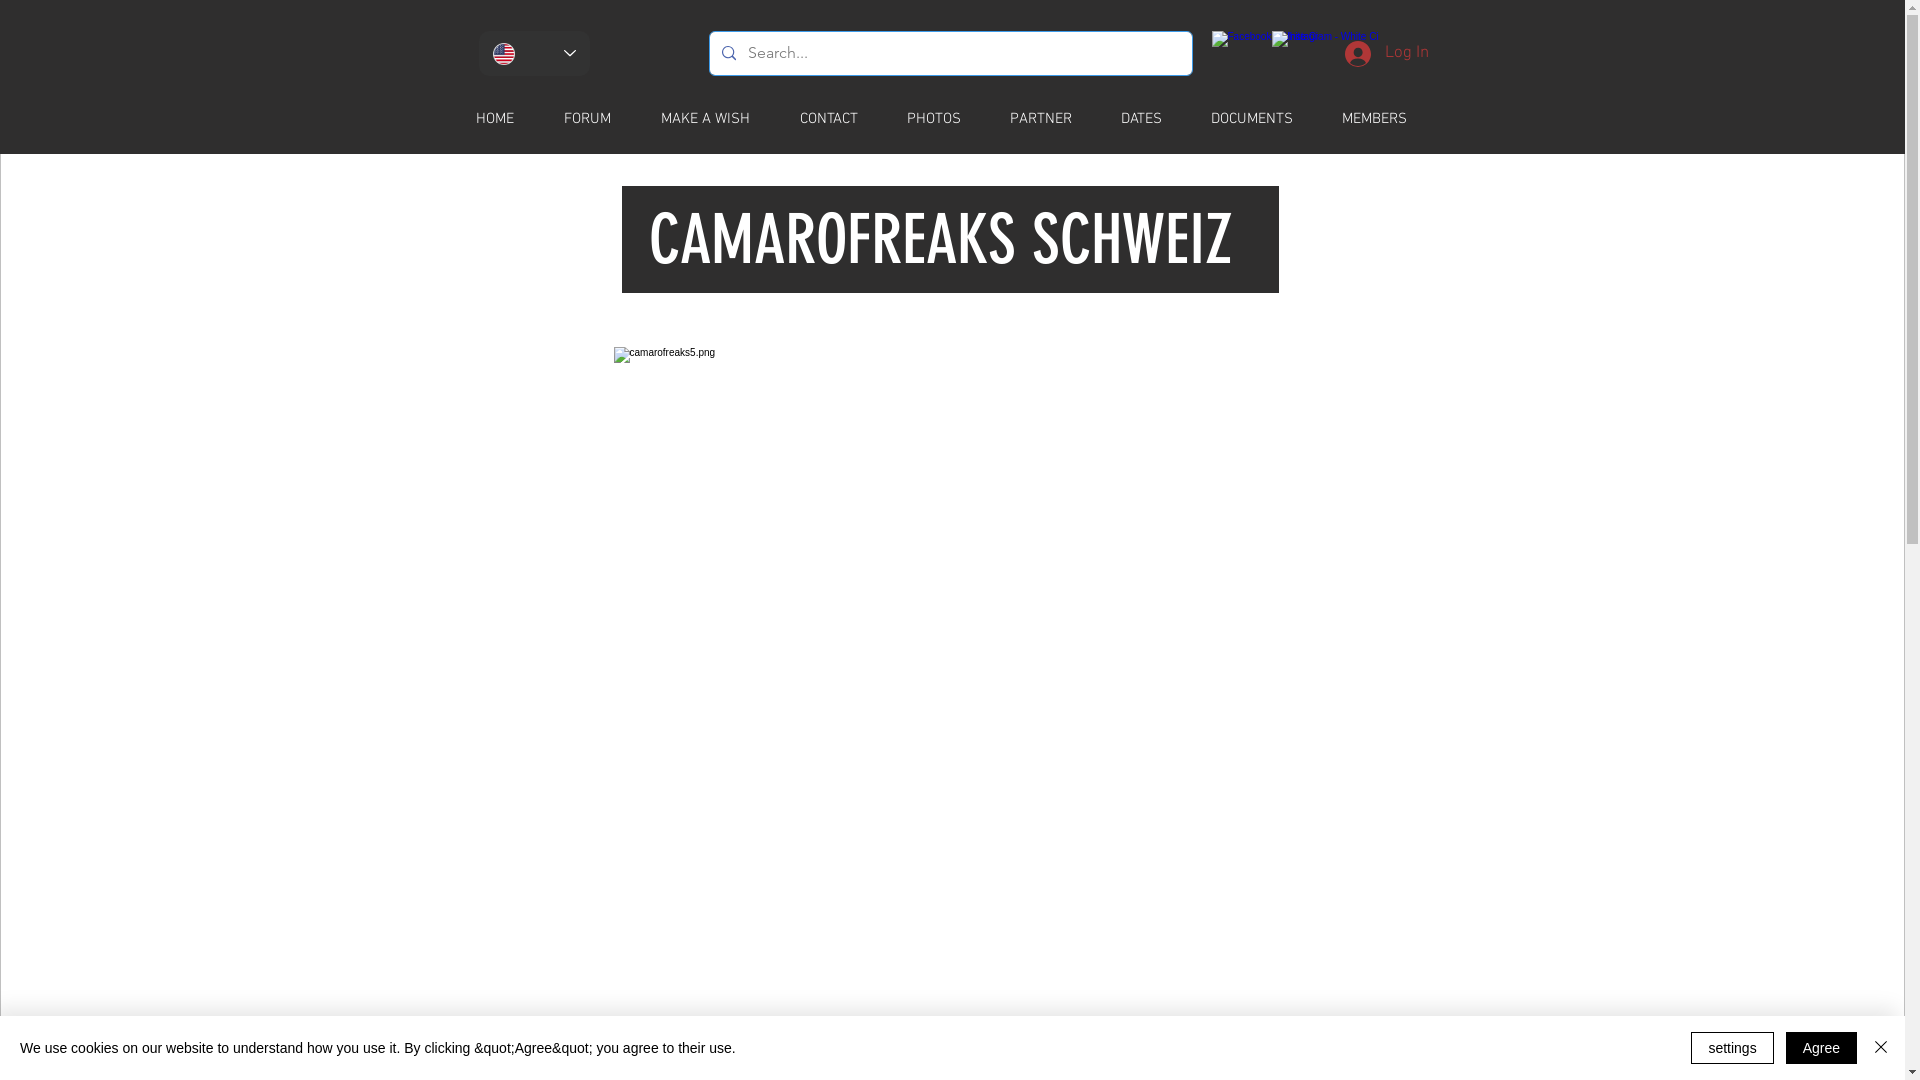 This screenshot has width=1920, height=1080. What do you see at coordinates (1385, 53) in the screenshot?
I see `'Log In'` at bounding box center [1385, 53].